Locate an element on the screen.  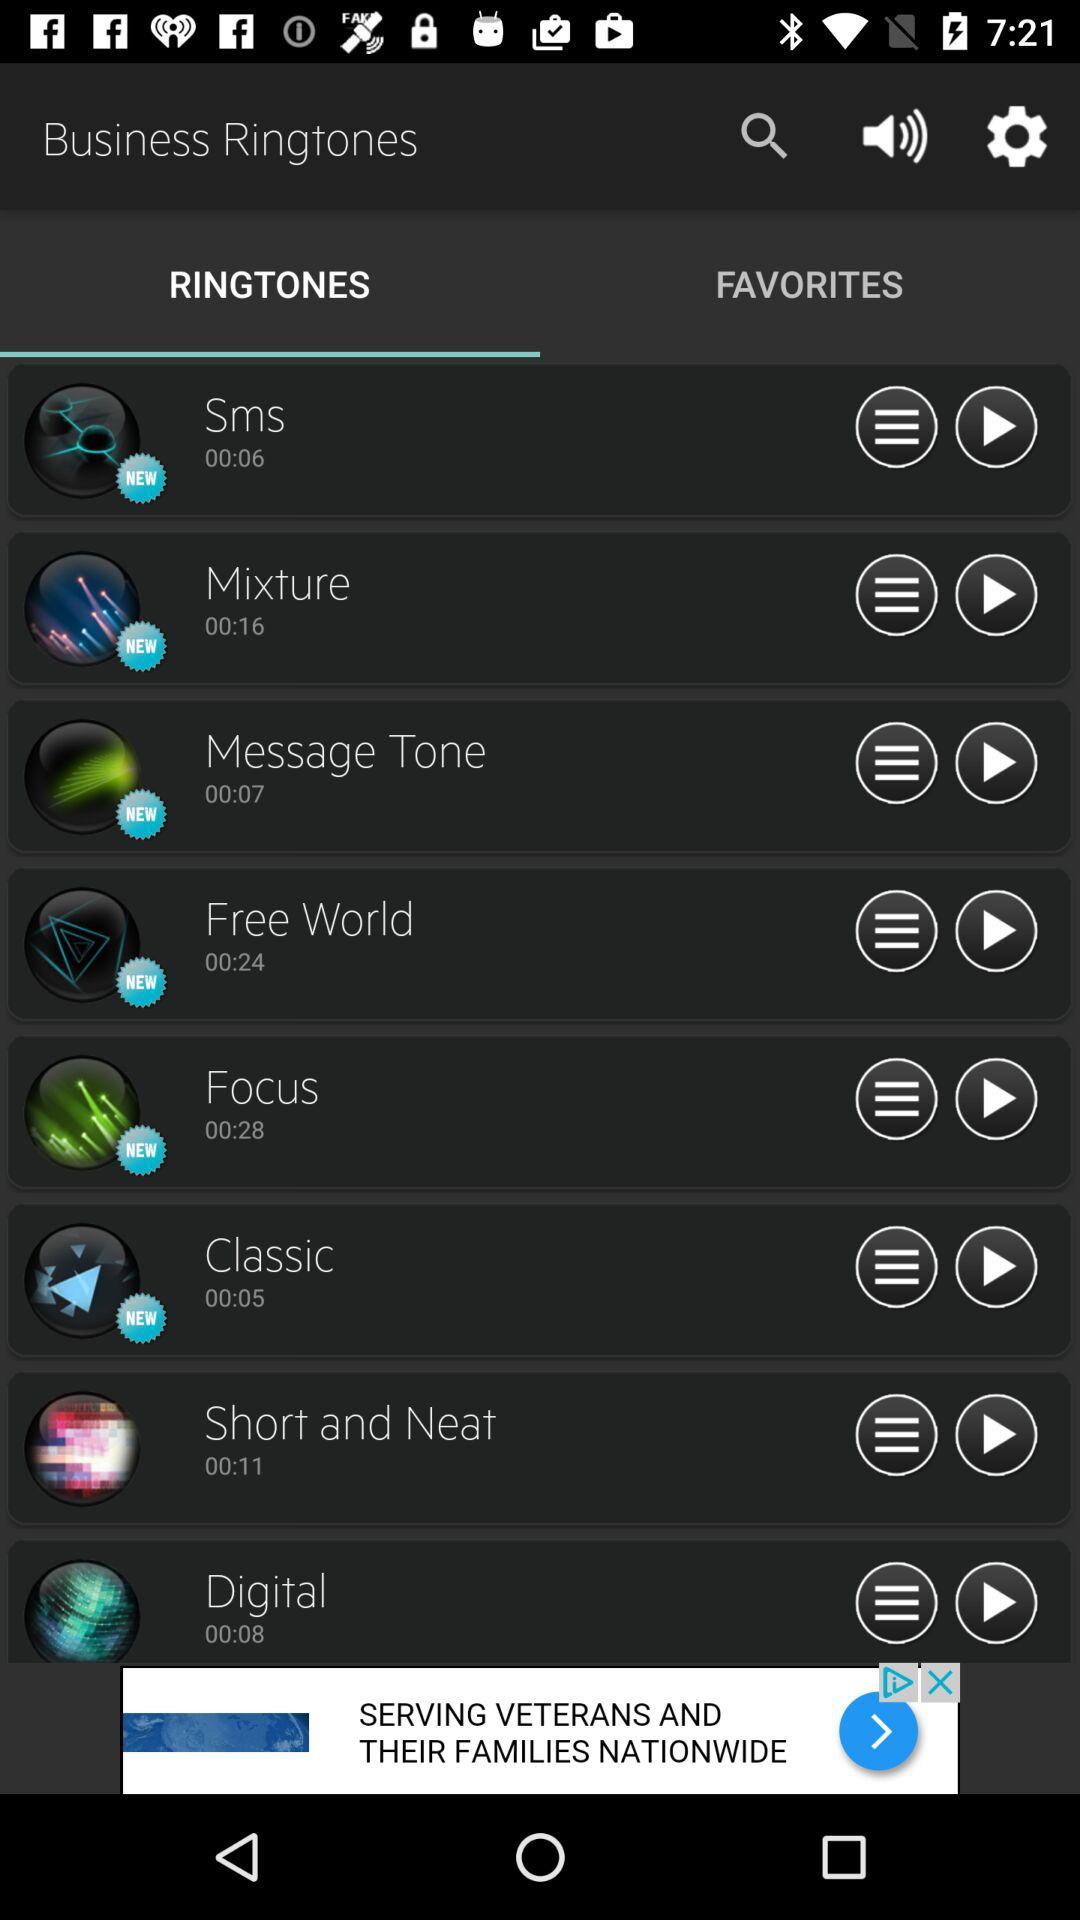
to view options is located at coordinates (895, 595).